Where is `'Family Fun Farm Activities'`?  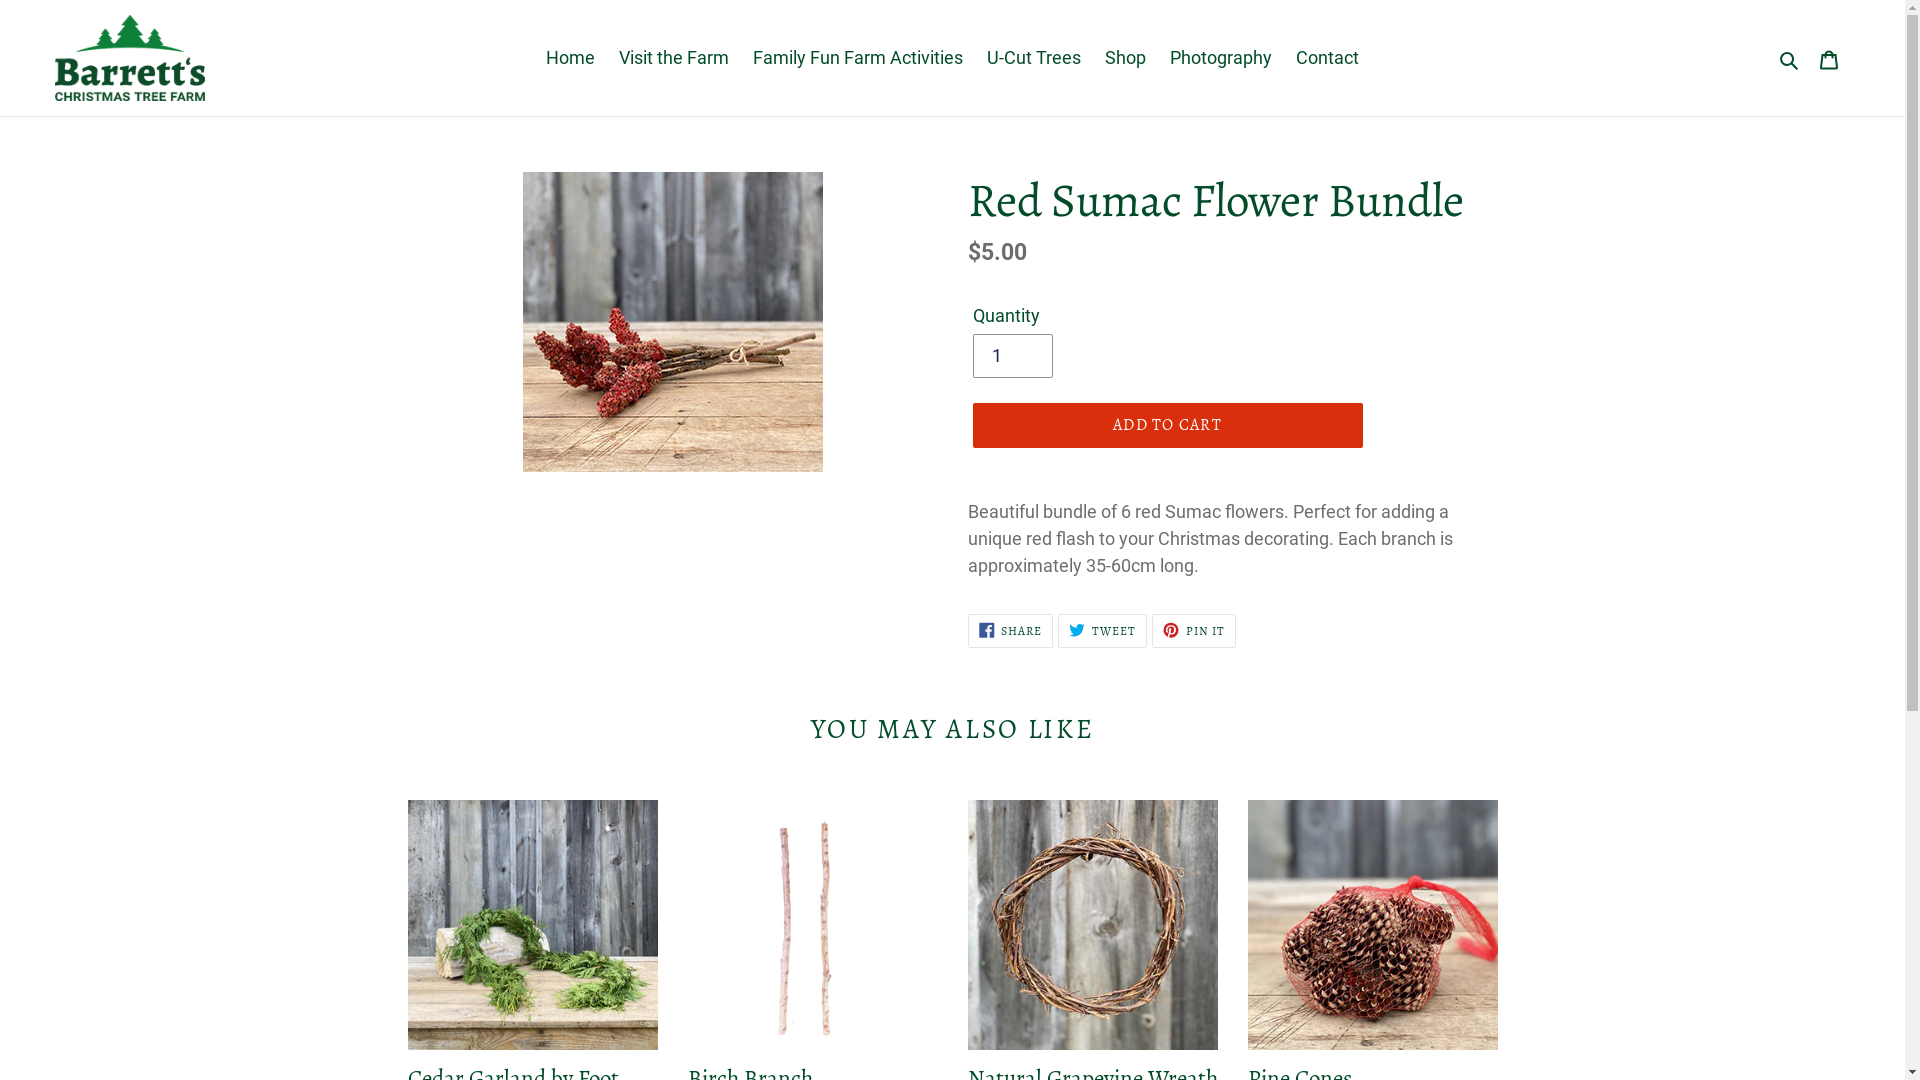 'Family Fun Farm Activities' is located at coordinates (858, 56).